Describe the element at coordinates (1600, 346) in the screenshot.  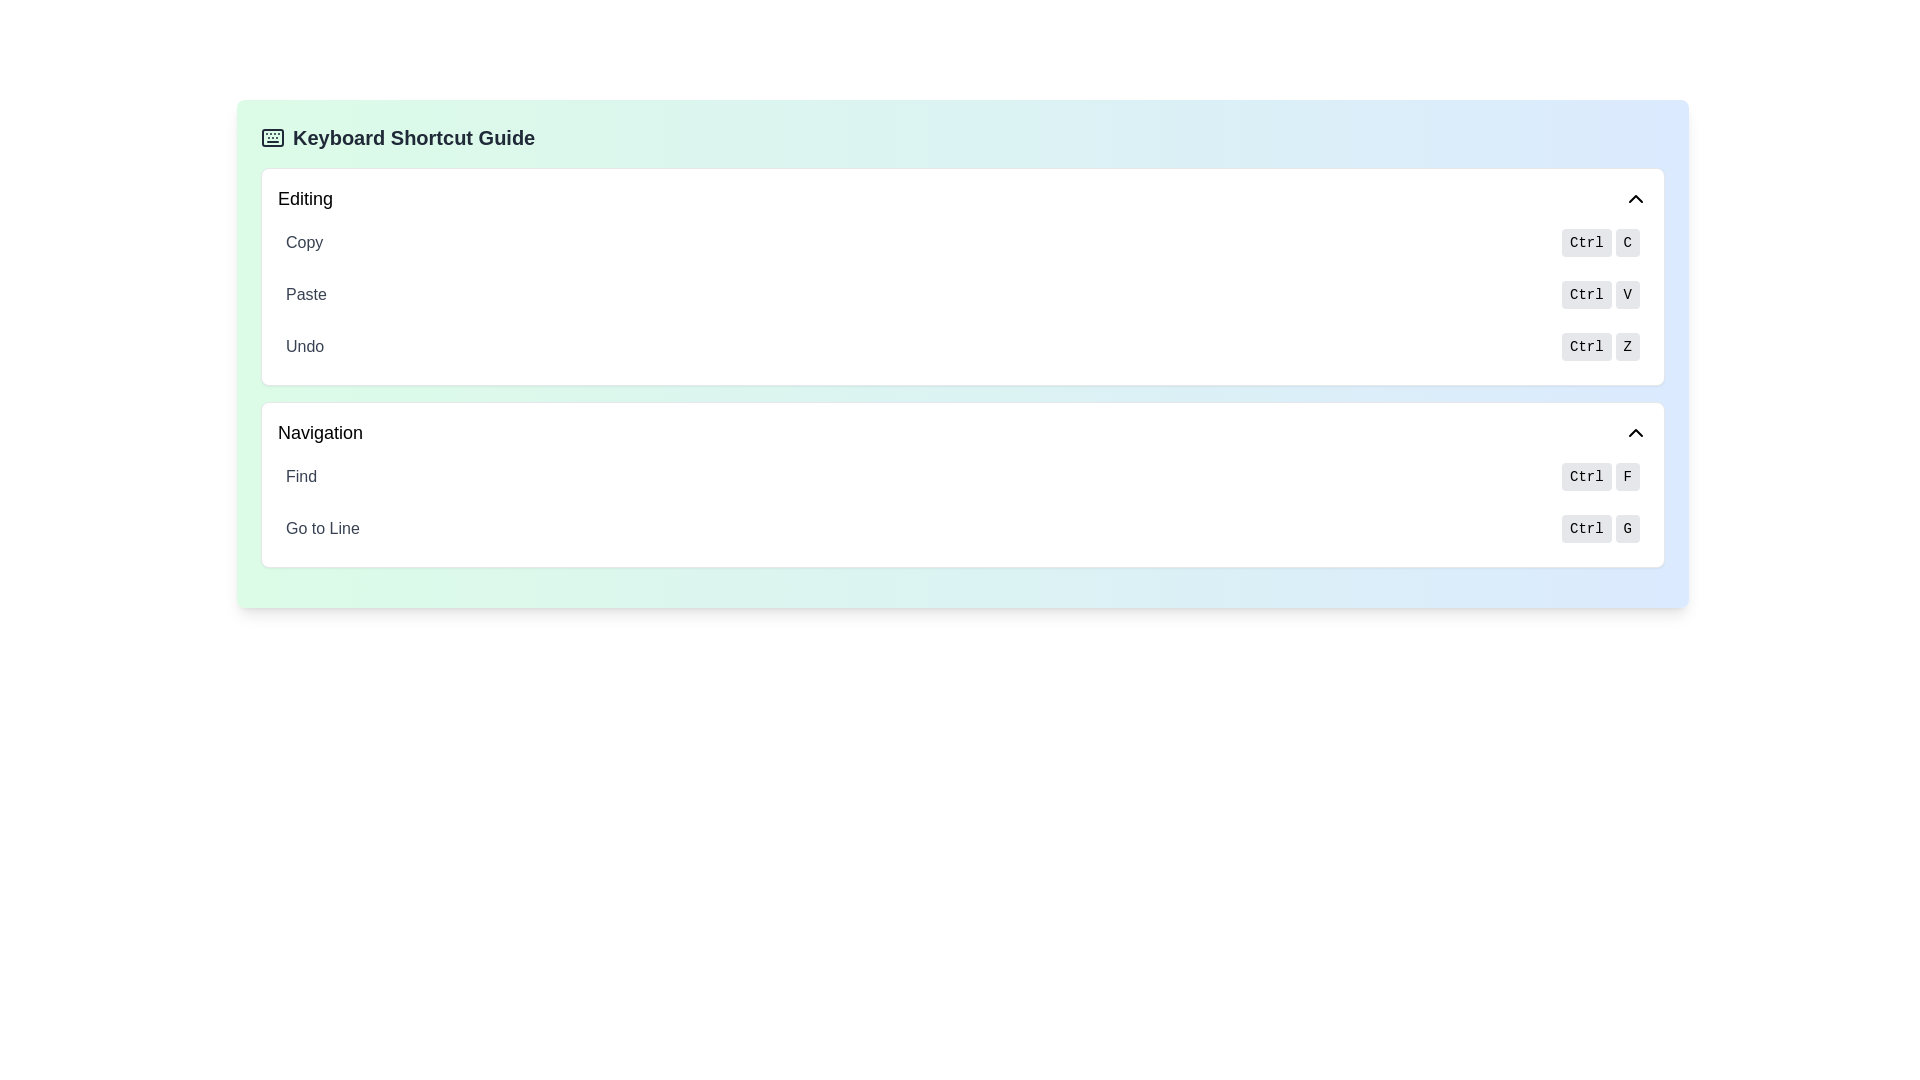
I see `the 'Ctrl' keyboard shortcut display indicator located to the far right of the 'Undo' text in the 'Editing' category of the 'Keyboard Shortcut Guide'` at that location.